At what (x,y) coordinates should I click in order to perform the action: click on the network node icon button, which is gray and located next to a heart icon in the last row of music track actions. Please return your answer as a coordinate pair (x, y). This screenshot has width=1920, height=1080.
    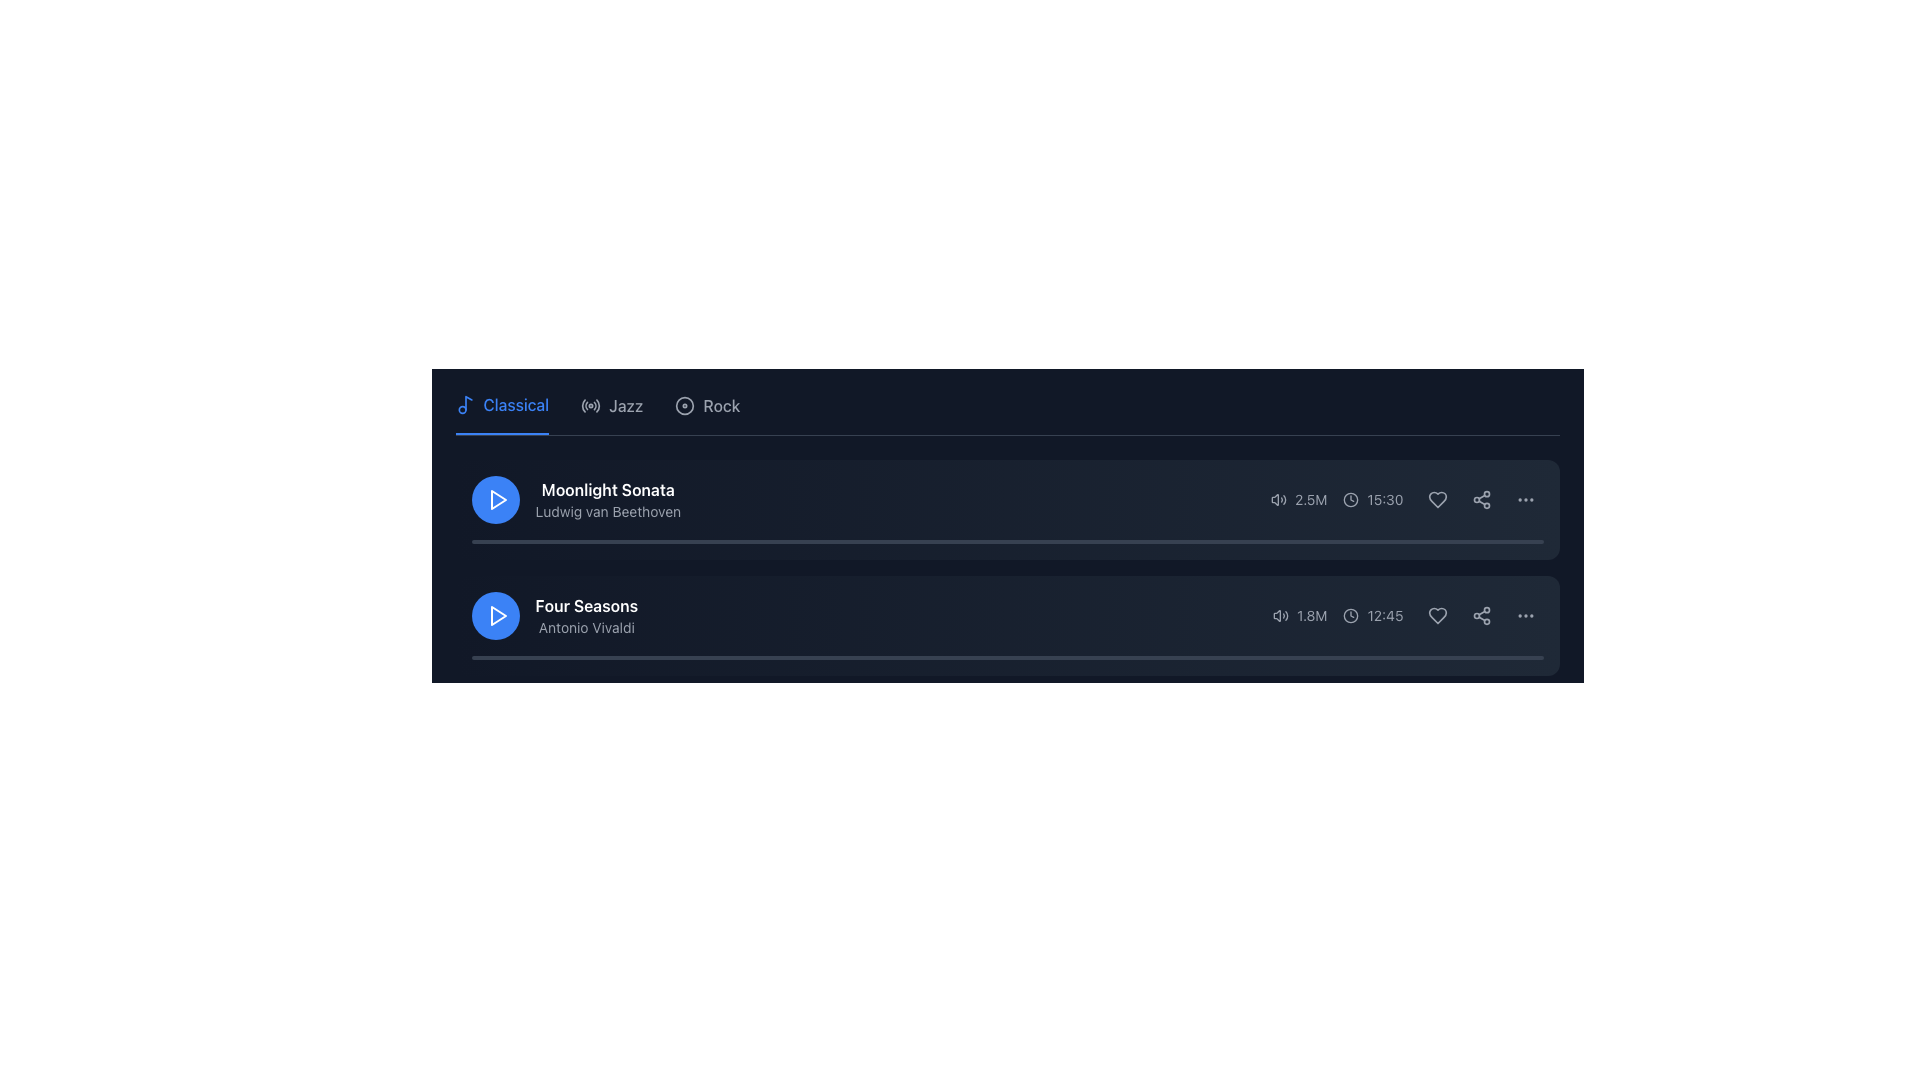
    Looking at the image, I should click on (1481, 615).